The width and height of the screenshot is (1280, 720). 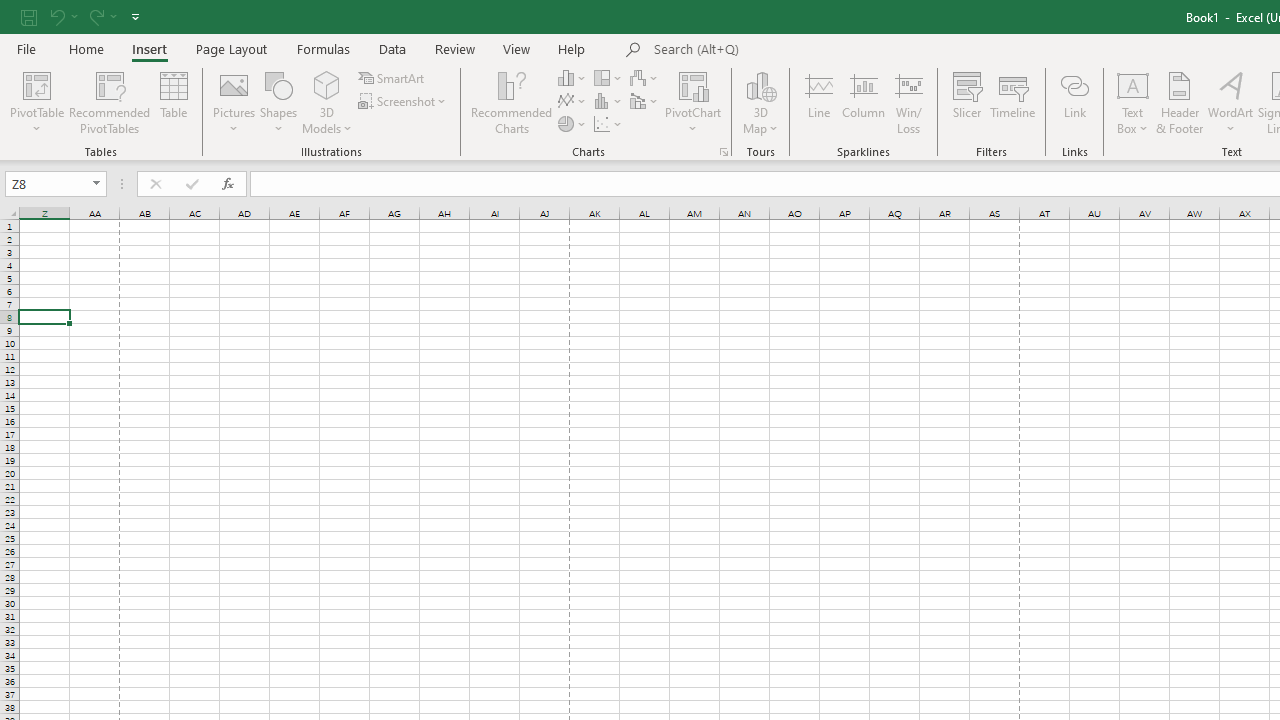 What do you see at coordinates (908, 103) in the screenshot?
I see `'Win/Loss'` at bounding box center [908, 103].